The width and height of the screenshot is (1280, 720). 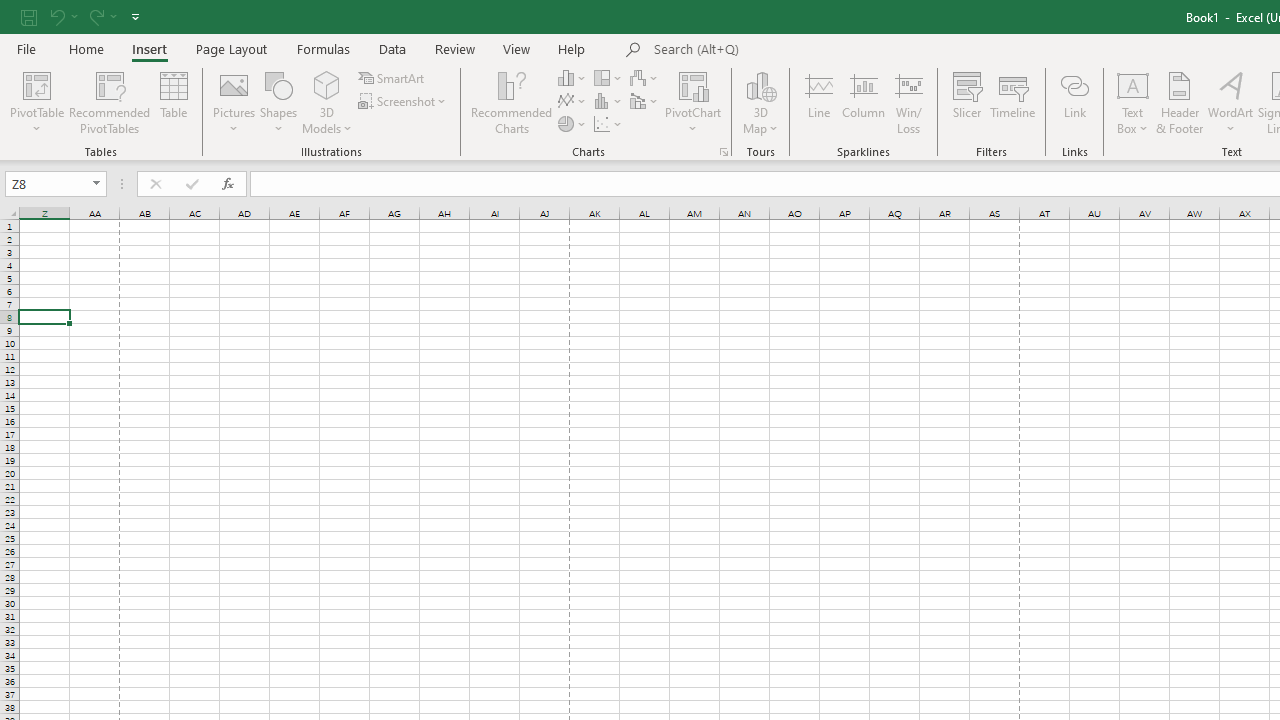 What do you see at coordinates (908, 103) in the screenshot?
I see `'Win/Loss'` at bounding box center [908, 103].